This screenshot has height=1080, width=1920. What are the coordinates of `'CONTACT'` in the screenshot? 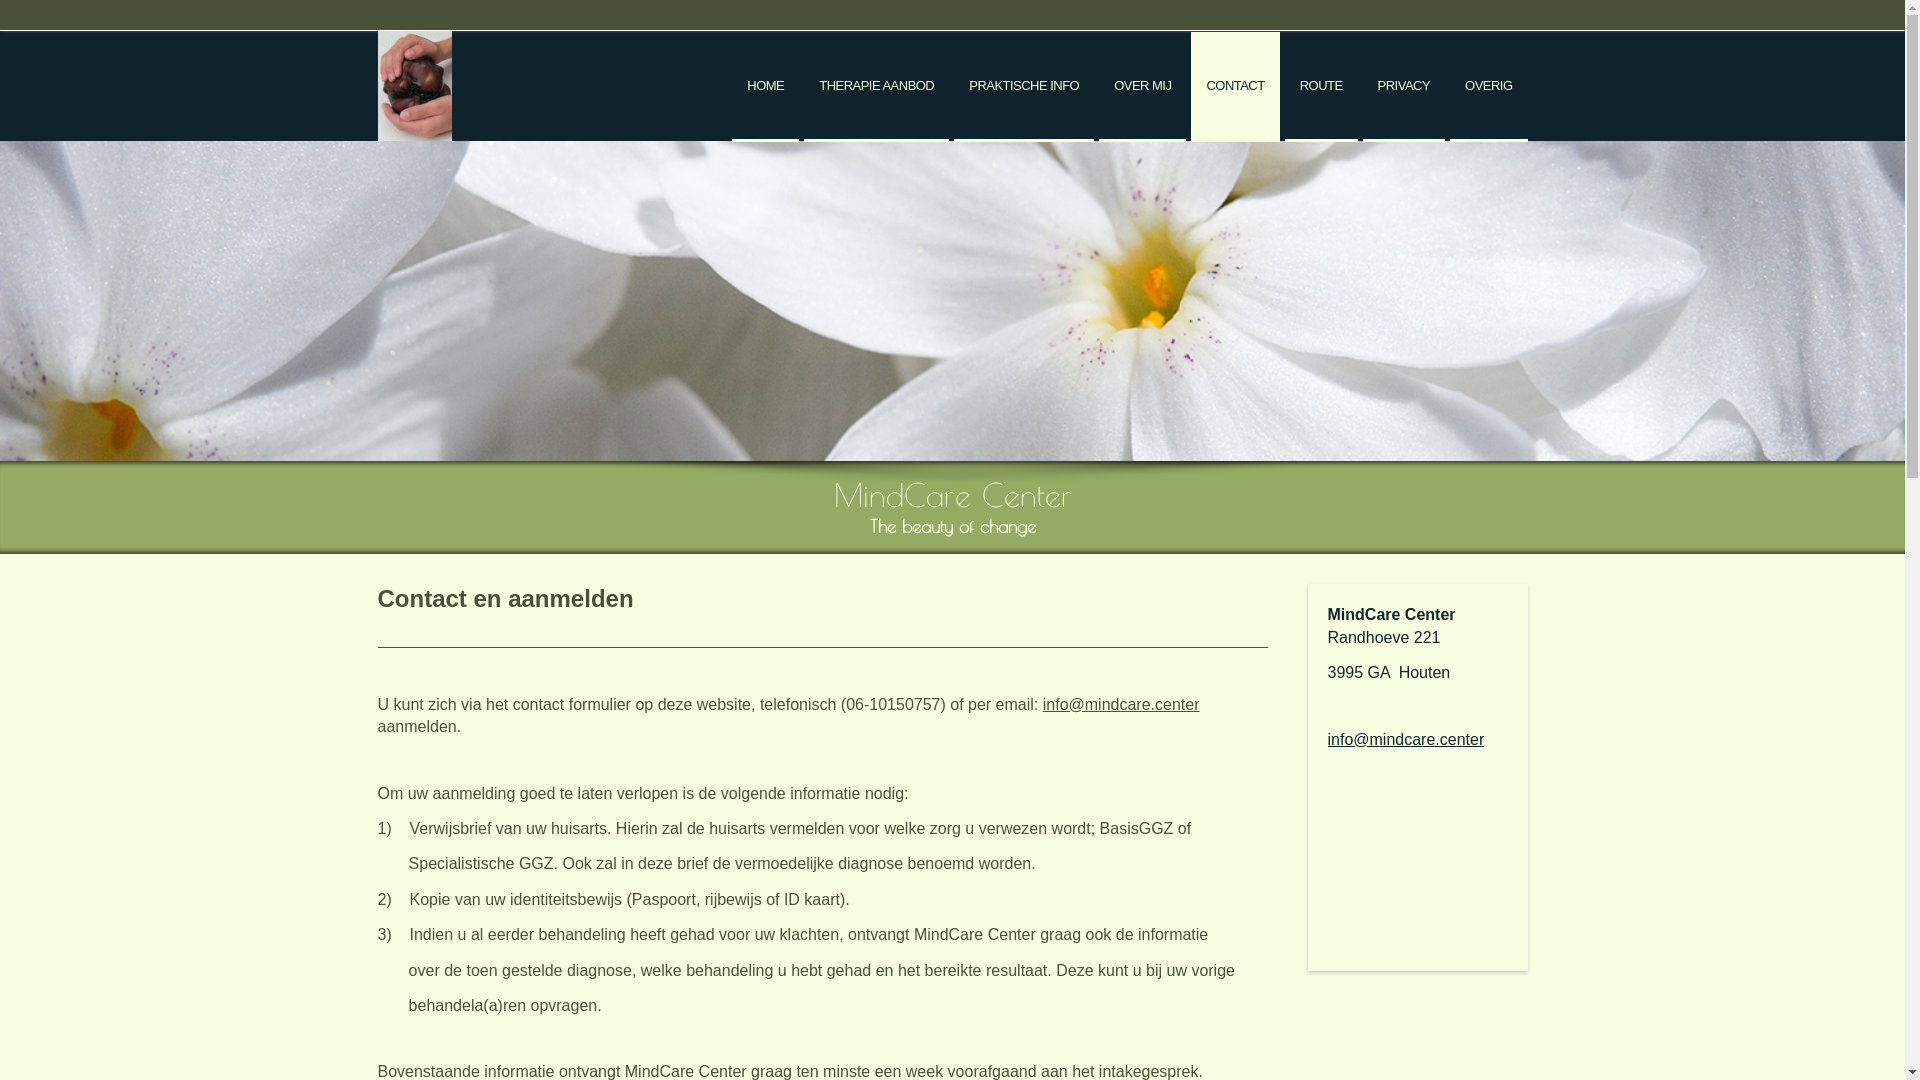 It's located at (1190, 86).